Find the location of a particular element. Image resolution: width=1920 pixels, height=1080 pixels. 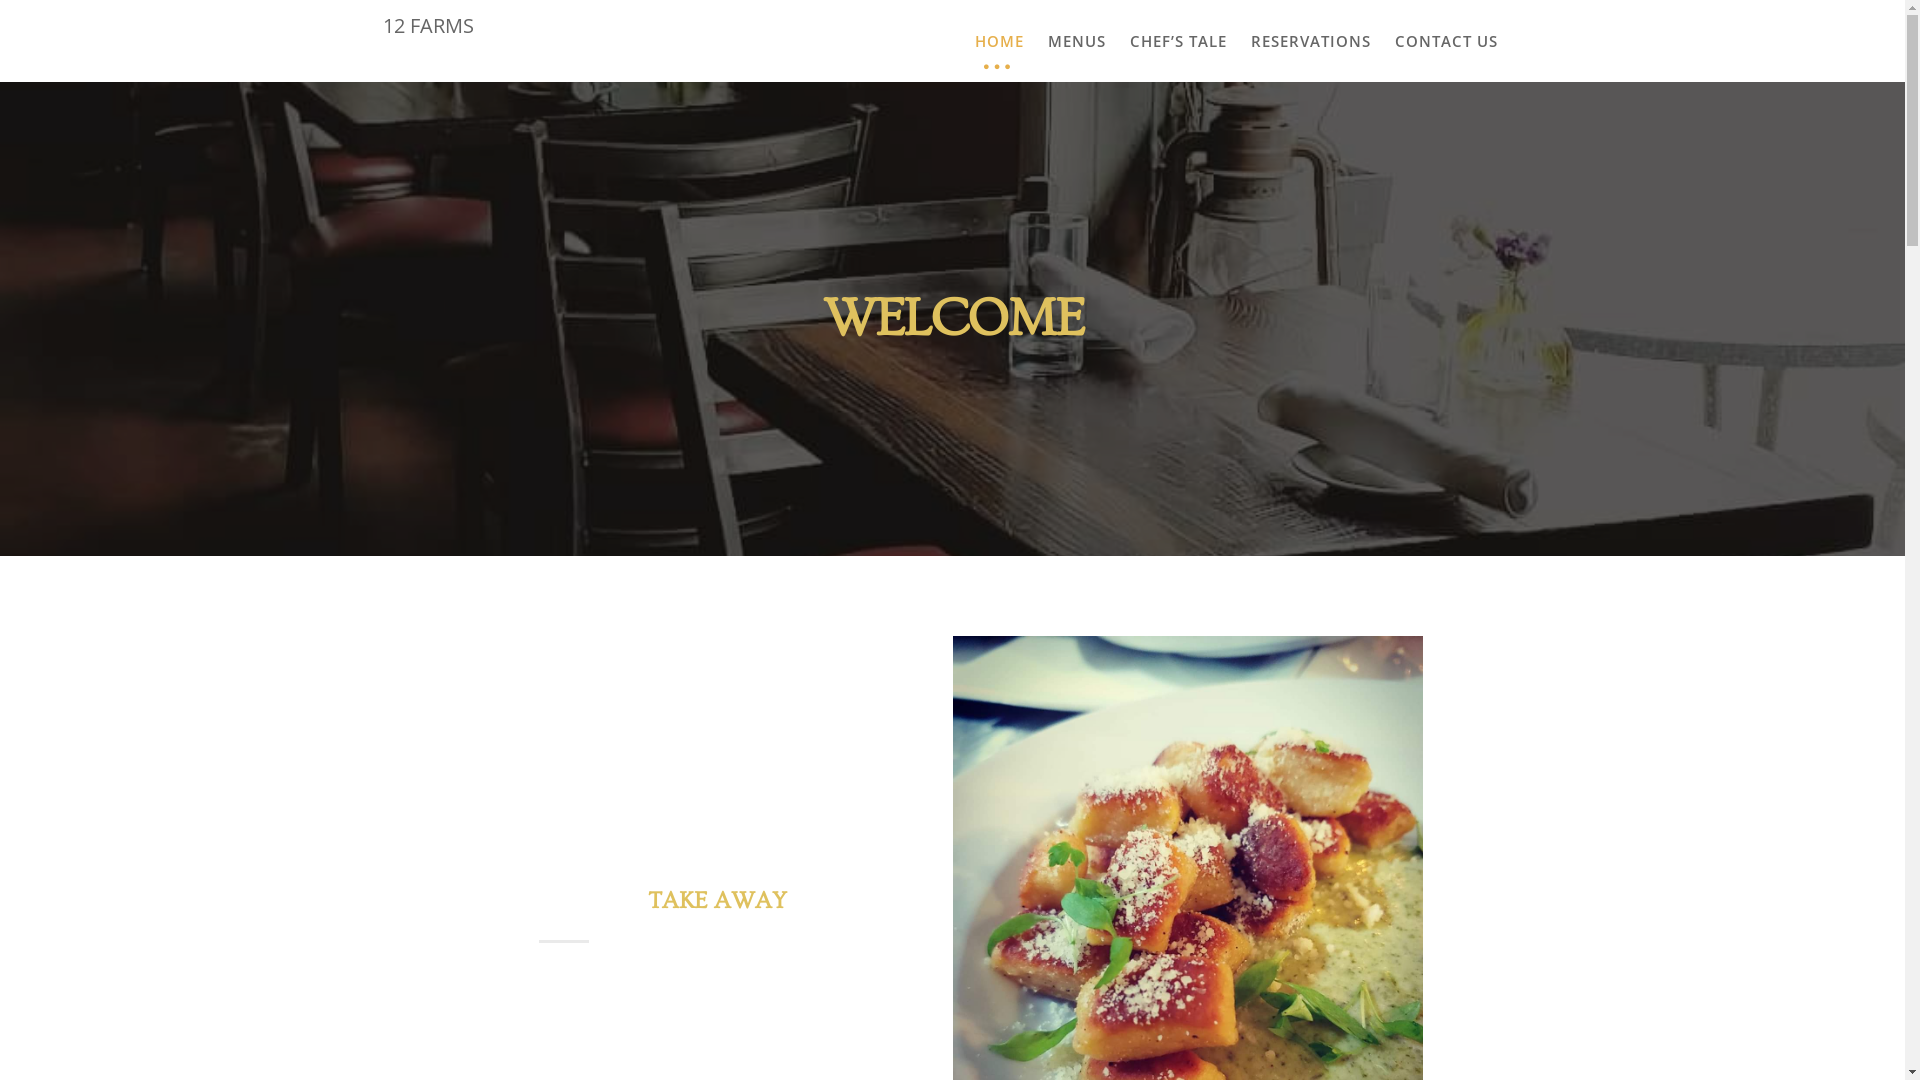

'MENUS' is located at coordinates (1075, 41).